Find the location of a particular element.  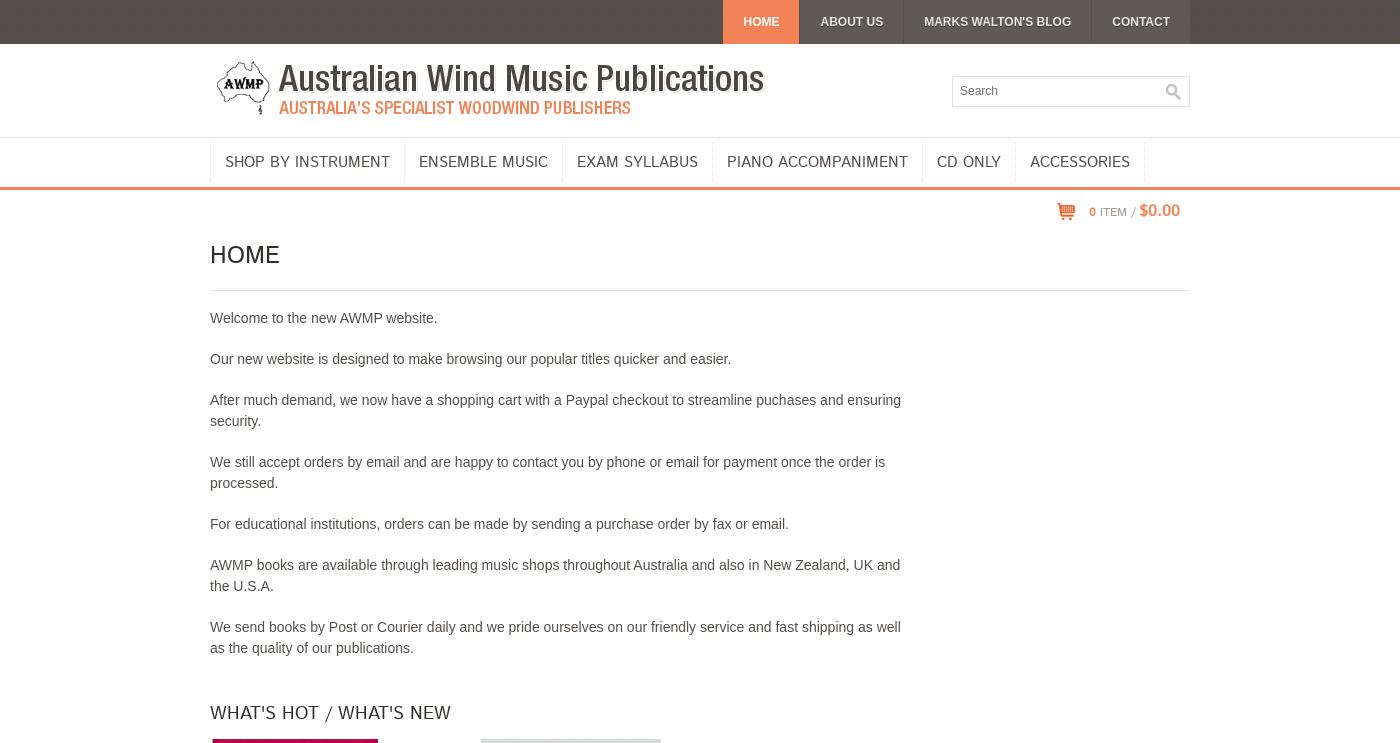

'Contact' is located at coordinates (1141, 21).